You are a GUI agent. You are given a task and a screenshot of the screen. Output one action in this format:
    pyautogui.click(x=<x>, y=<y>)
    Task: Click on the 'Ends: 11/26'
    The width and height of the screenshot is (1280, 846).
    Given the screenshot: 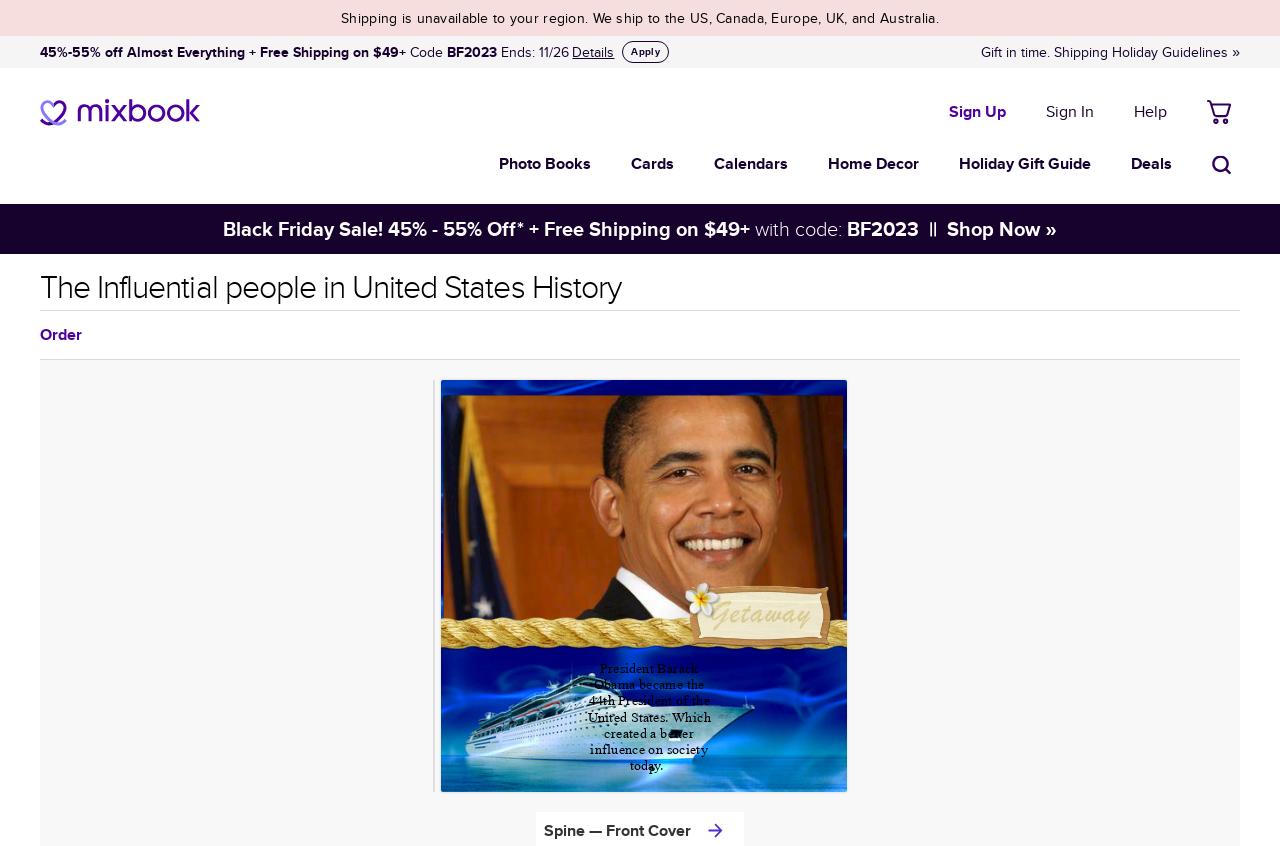 What is the action you would take?
    pyautogui.click(x=532, y=51)
    